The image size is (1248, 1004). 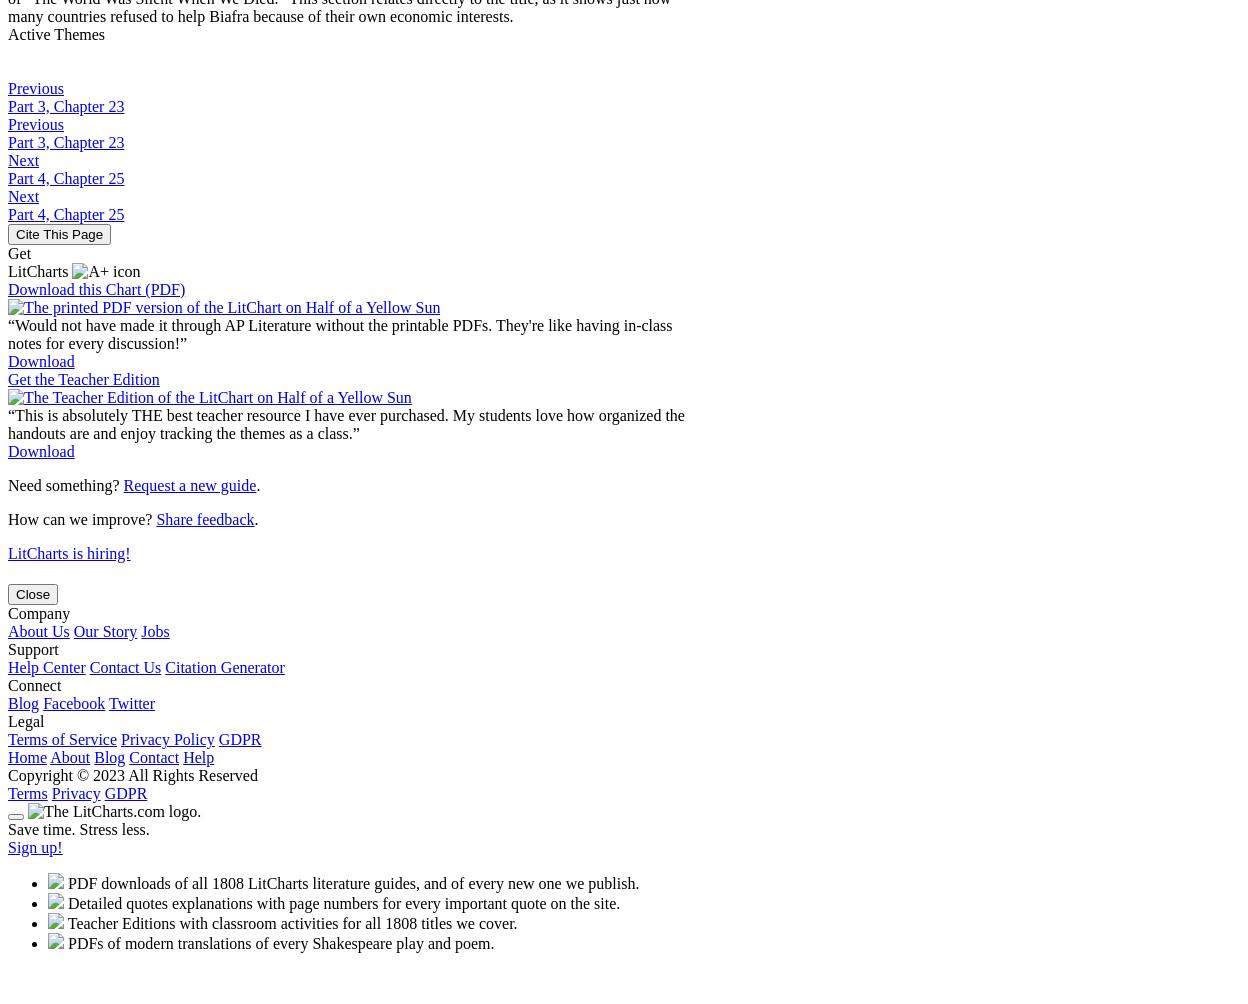 What do you see at coordinates (77, 828) in the screenshot?
I see `'Save time. Stress less.'` at bounding box center [77, 828].